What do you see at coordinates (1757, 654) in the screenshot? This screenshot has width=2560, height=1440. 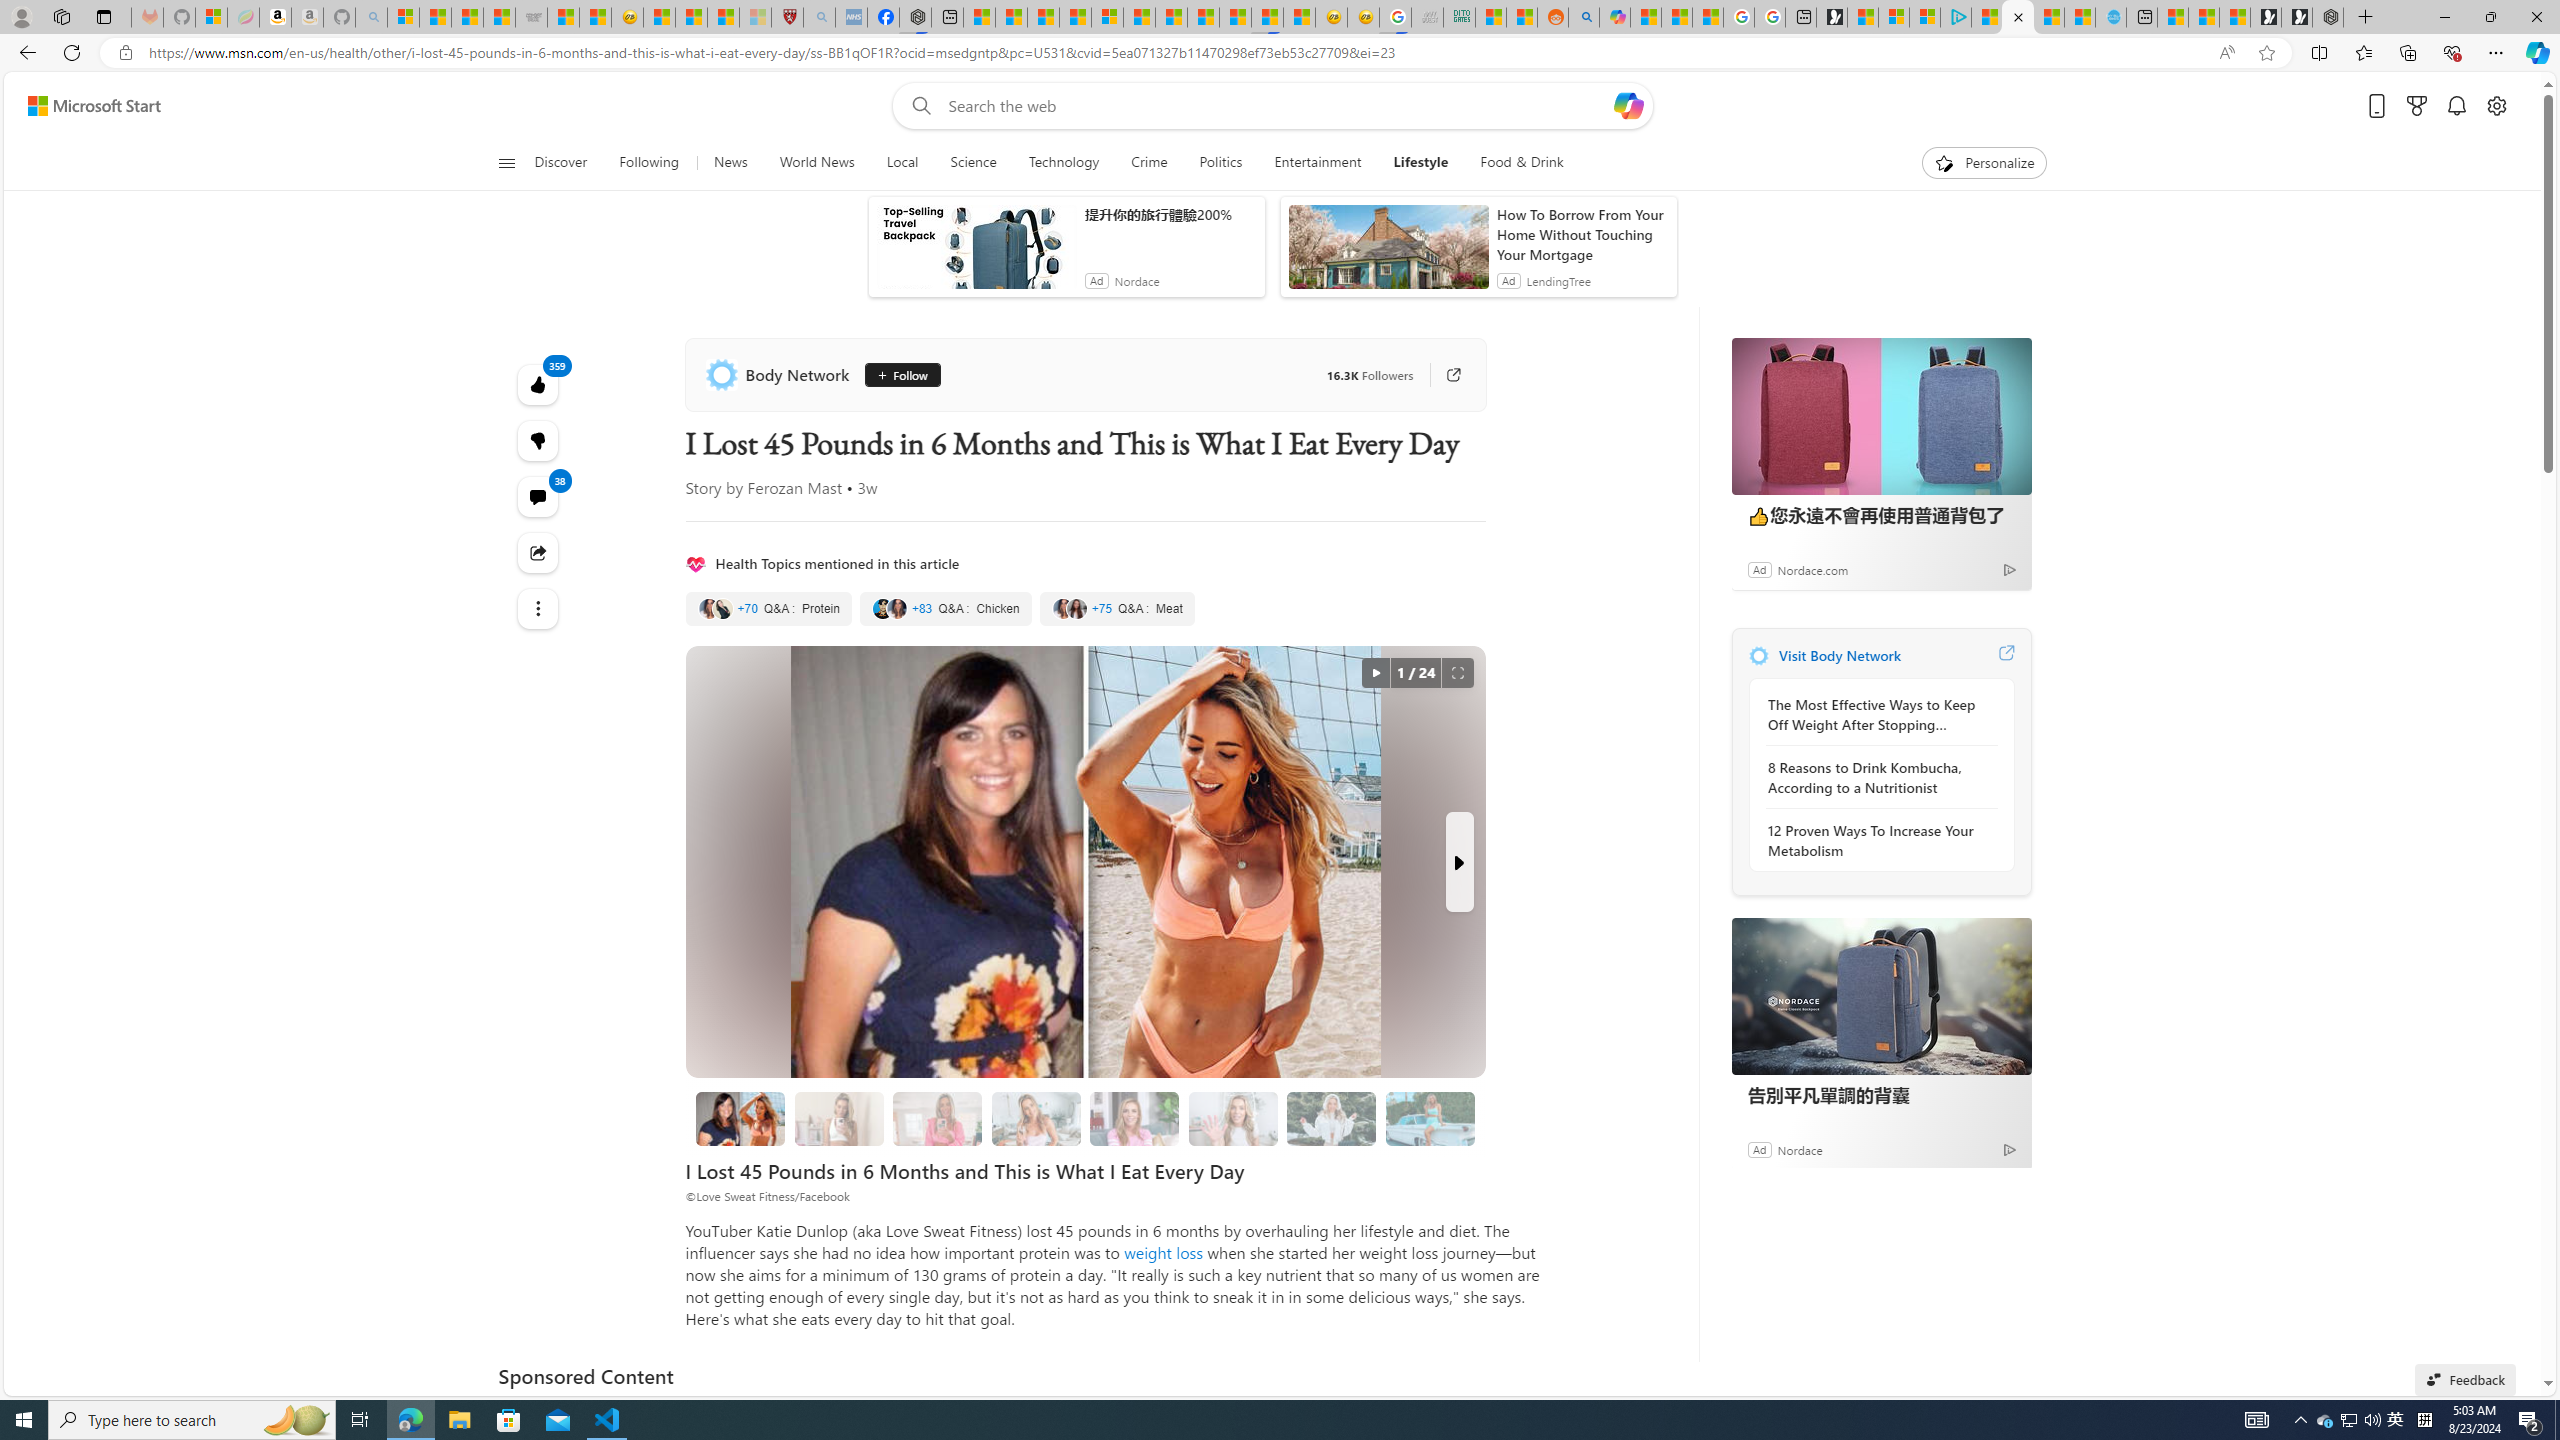 I see `'Body Network'` at bounding box center [1757, 654].